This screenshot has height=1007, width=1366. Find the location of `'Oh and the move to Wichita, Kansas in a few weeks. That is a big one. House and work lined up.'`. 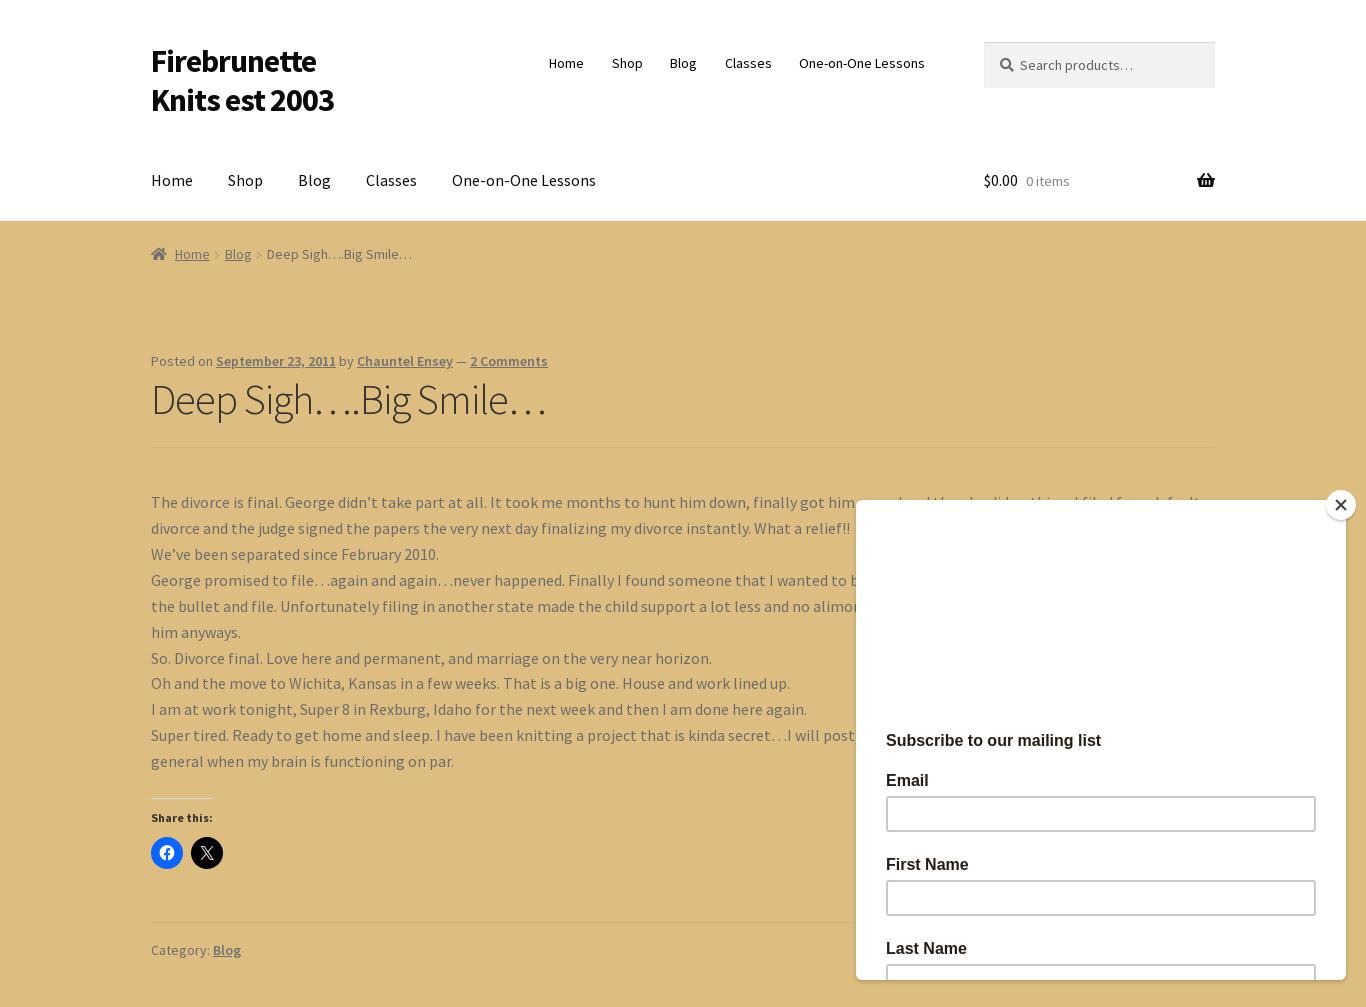

'Oh and the move to Wichita, Kansas in a few weeks. That is a big one. House and work lined up.' is located at coordinates (470, 682).